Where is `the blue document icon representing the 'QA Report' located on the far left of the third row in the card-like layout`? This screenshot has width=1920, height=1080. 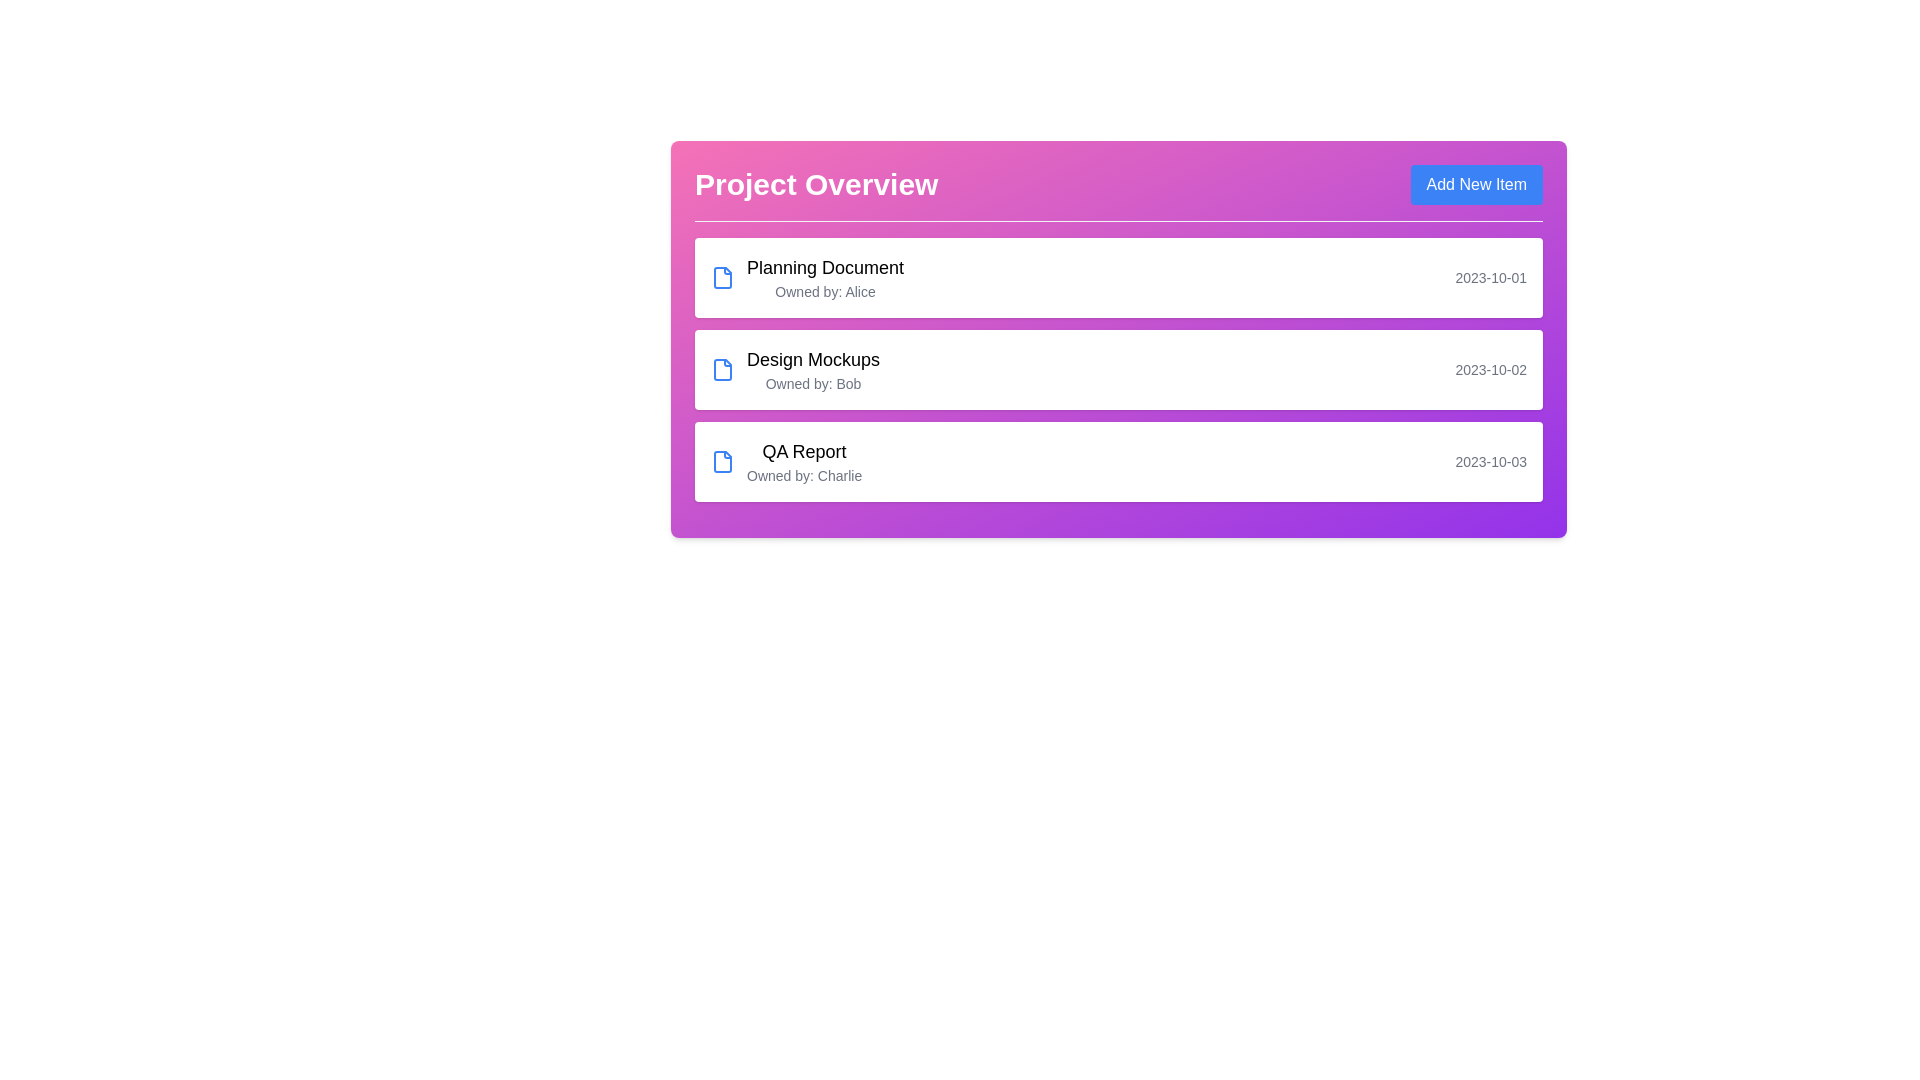
the blue document icon representing the 'QA Report' located on the far left of the third row in the card-like layout is located at coordinates (722, 462).